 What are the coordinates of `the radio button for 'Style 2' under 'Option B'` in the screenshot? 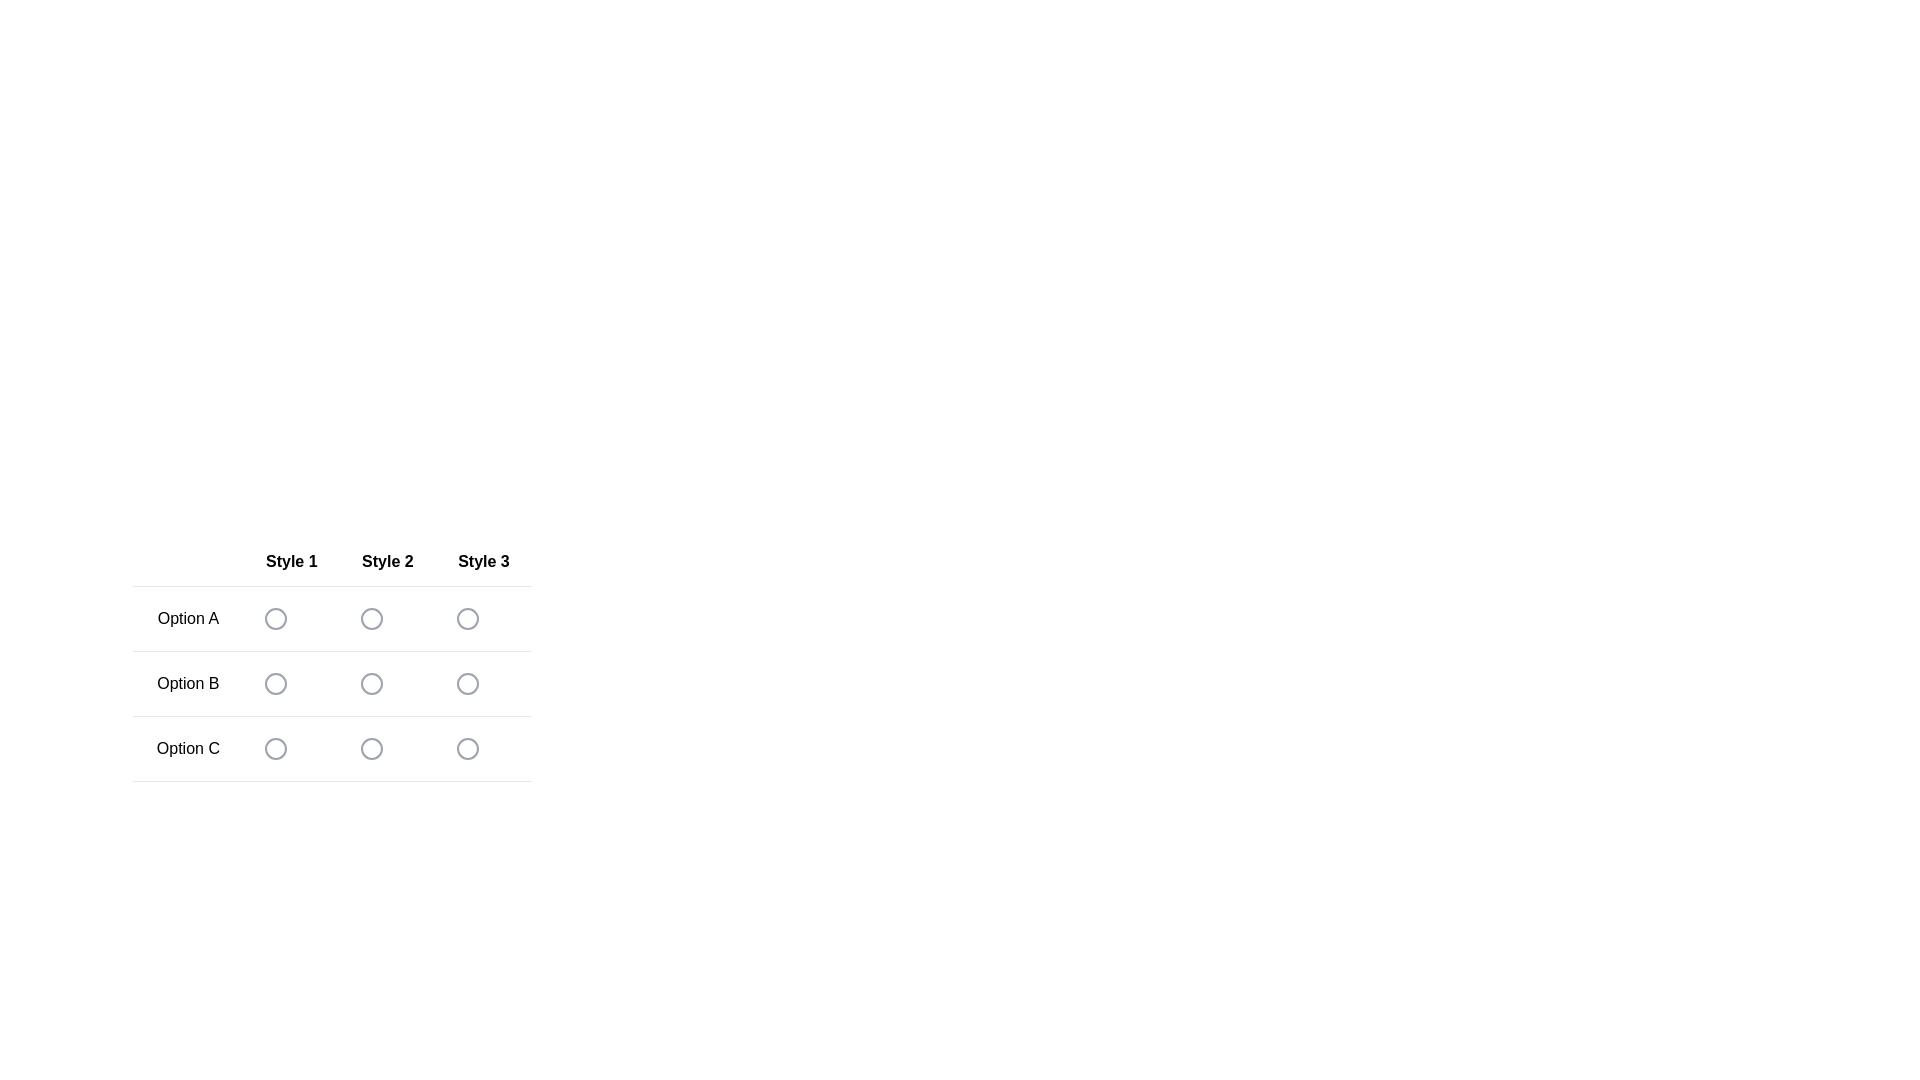 It's located at (371, 682).